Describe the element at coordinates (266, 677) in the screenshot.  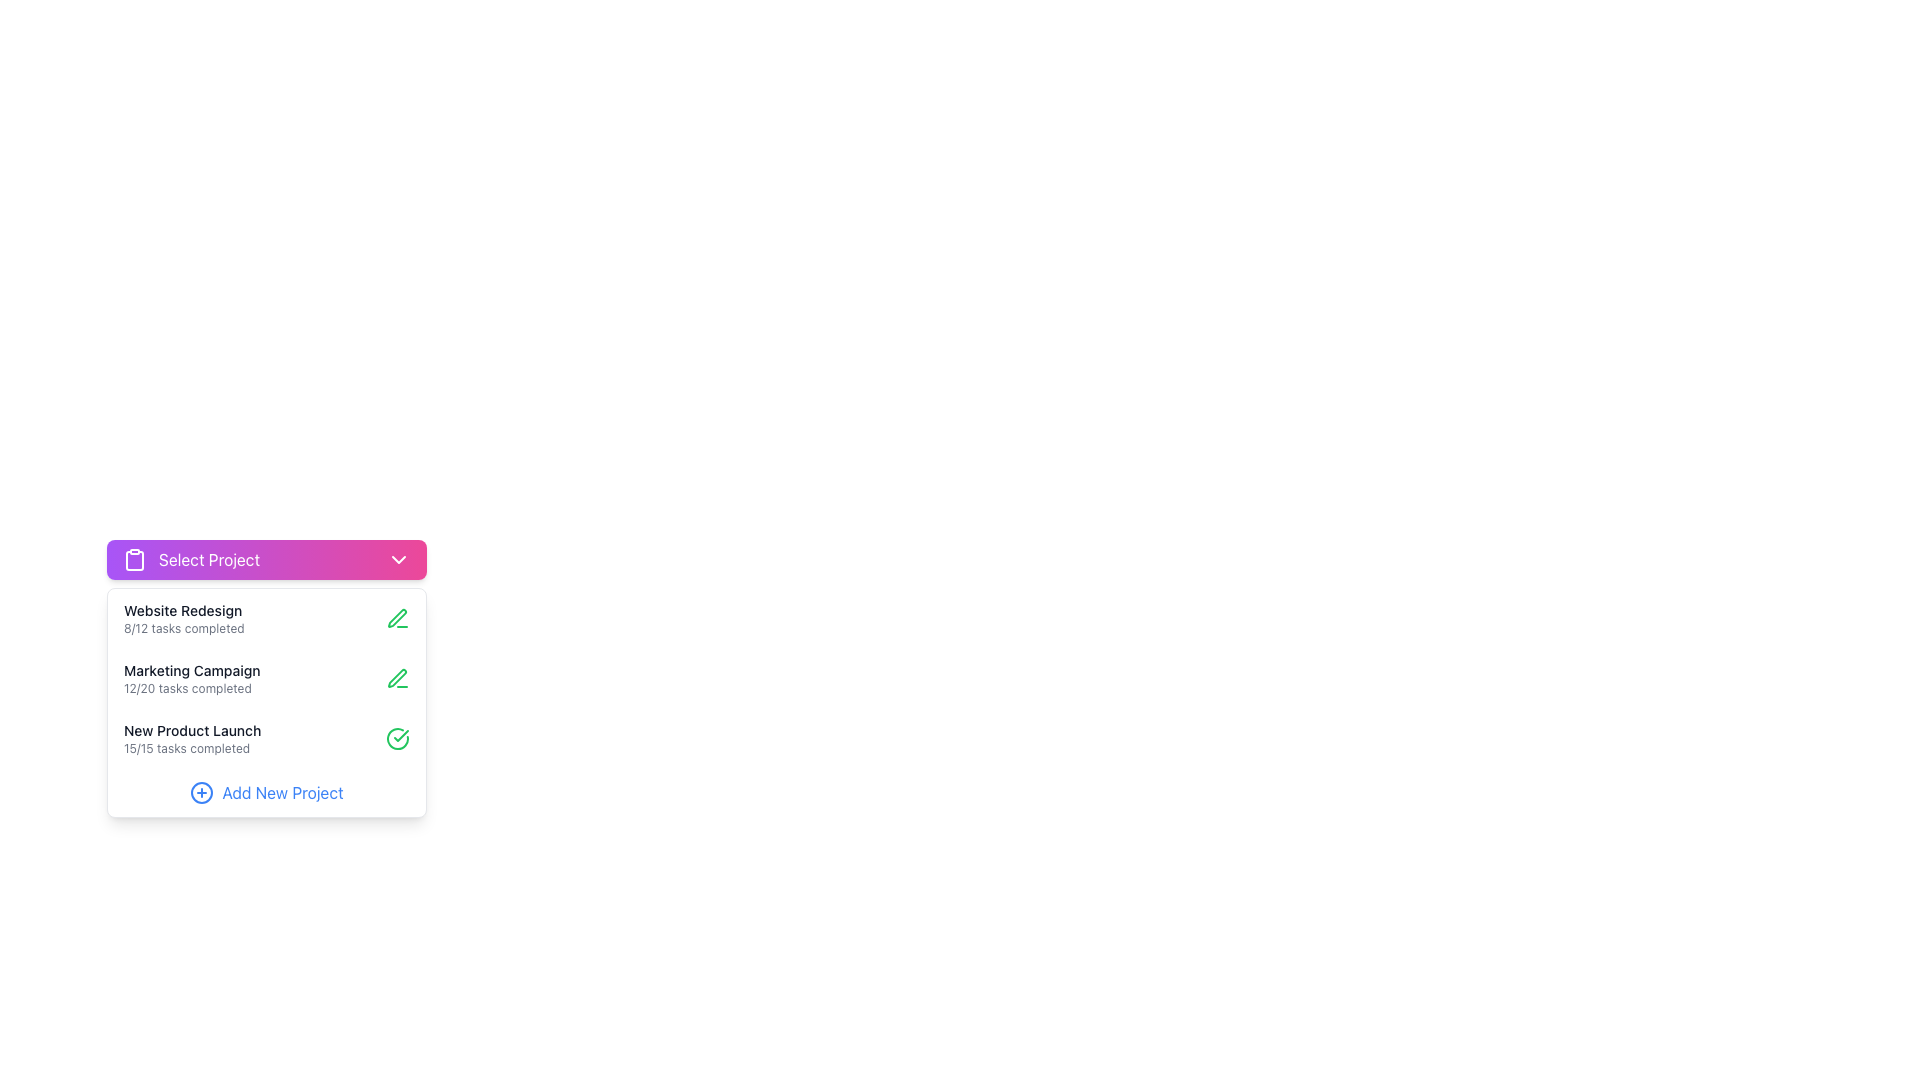
I see `the second item in the project list, which is labeled 'Marketing Campaign'` at that location.